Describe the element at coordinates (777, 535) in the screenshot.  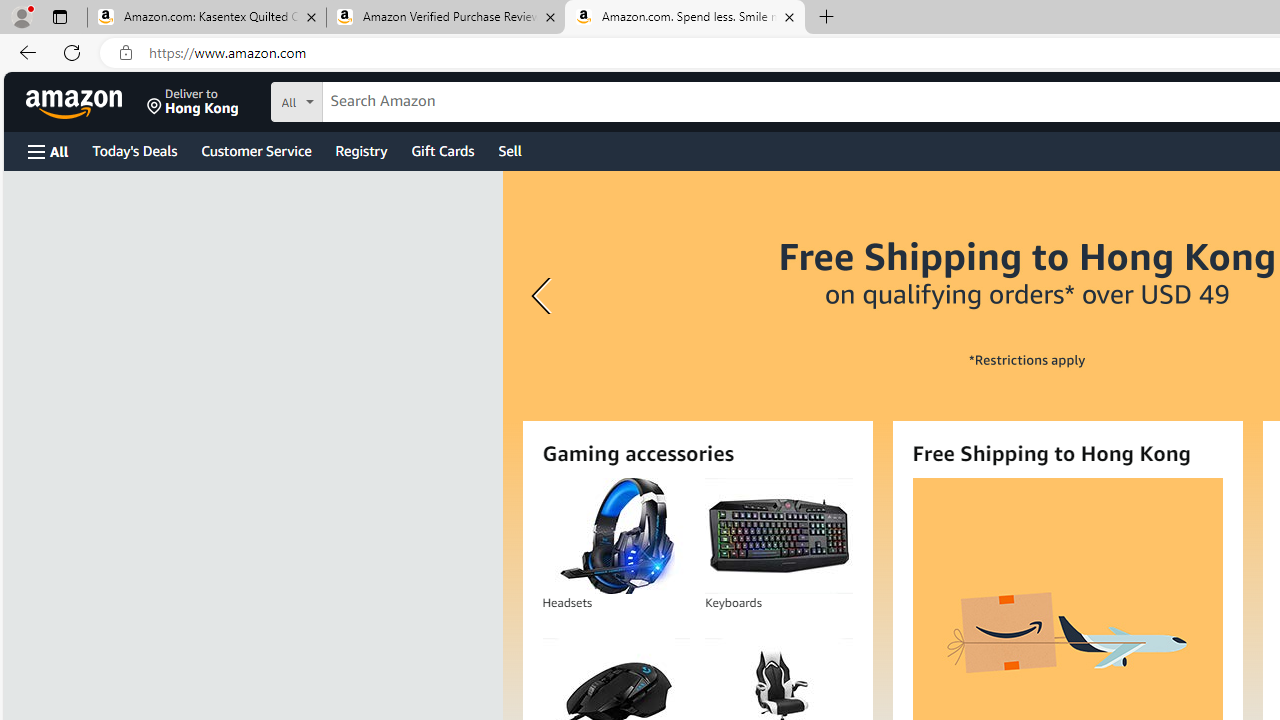
I see `'Keyboards'` at that location.